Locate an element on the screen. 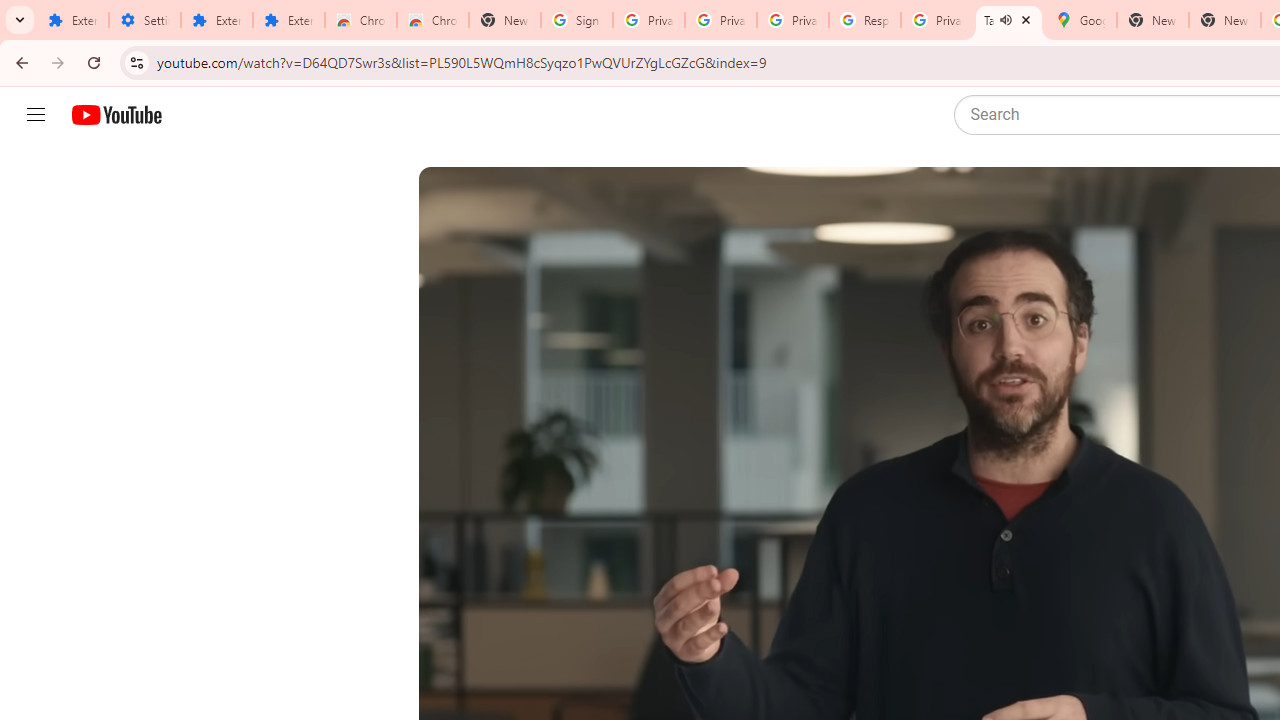 This screenshot has height=720, width=1280. 'Mute tab' is located at coordinates (1006, 20).